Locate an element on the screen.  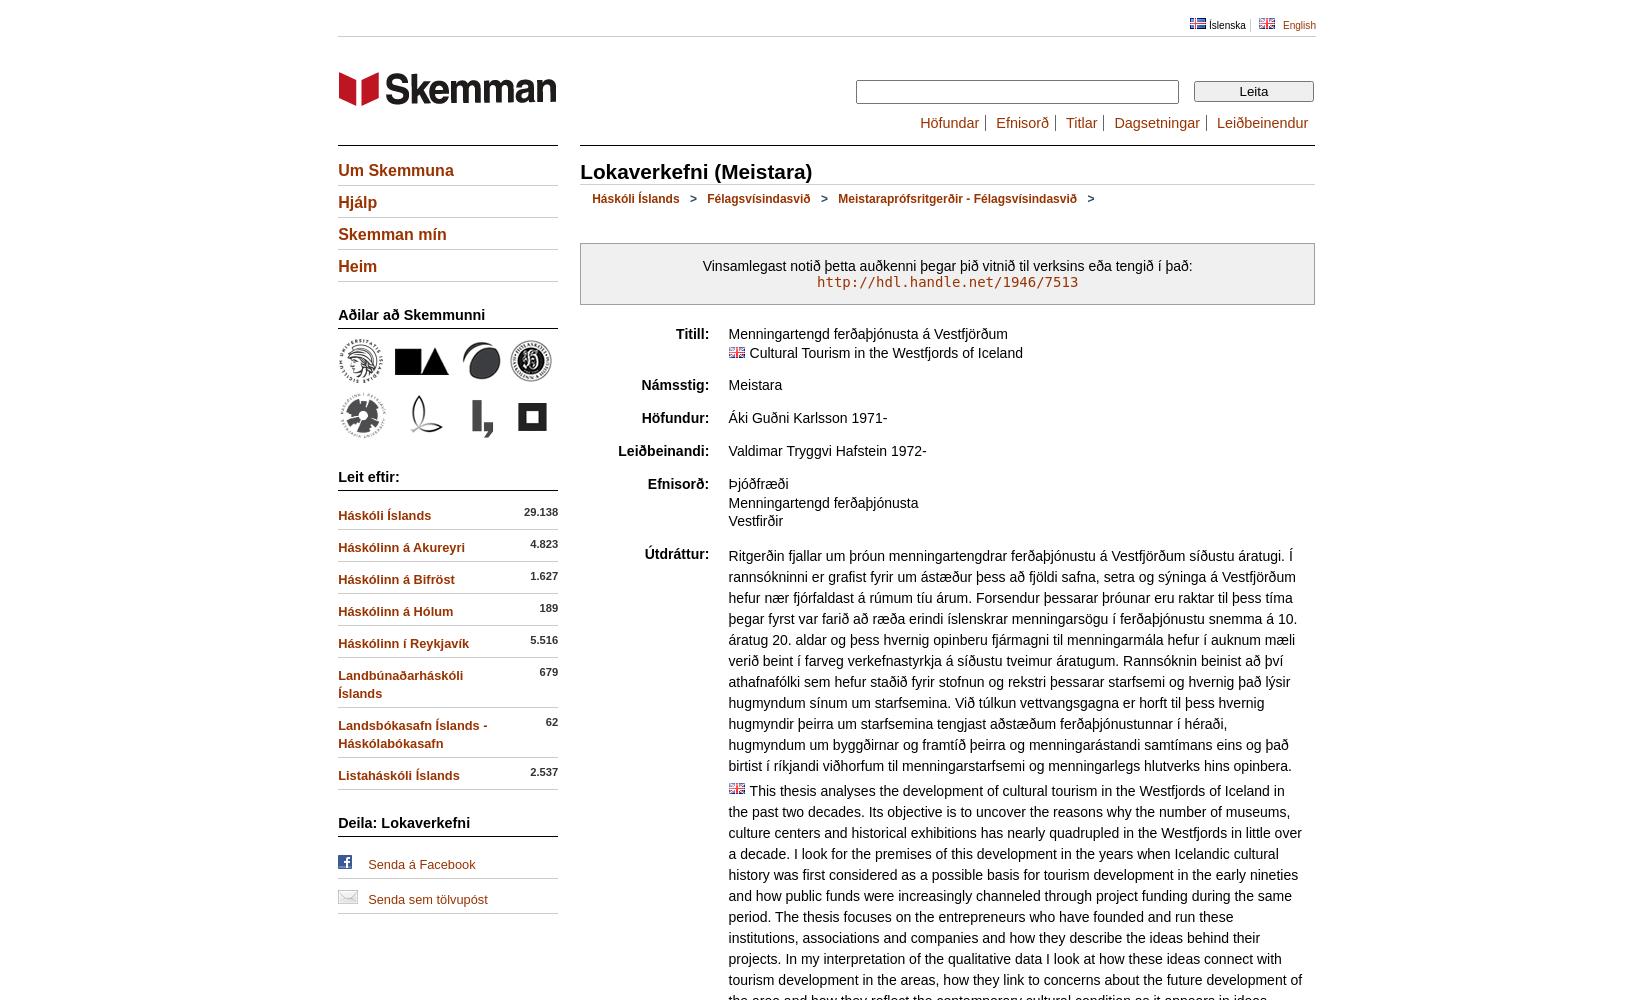
'Vinsamlegast notið þetta auðkenni þegar þið vitnið til verksins eða tengið í það:' is located at coordinates (701, 265).